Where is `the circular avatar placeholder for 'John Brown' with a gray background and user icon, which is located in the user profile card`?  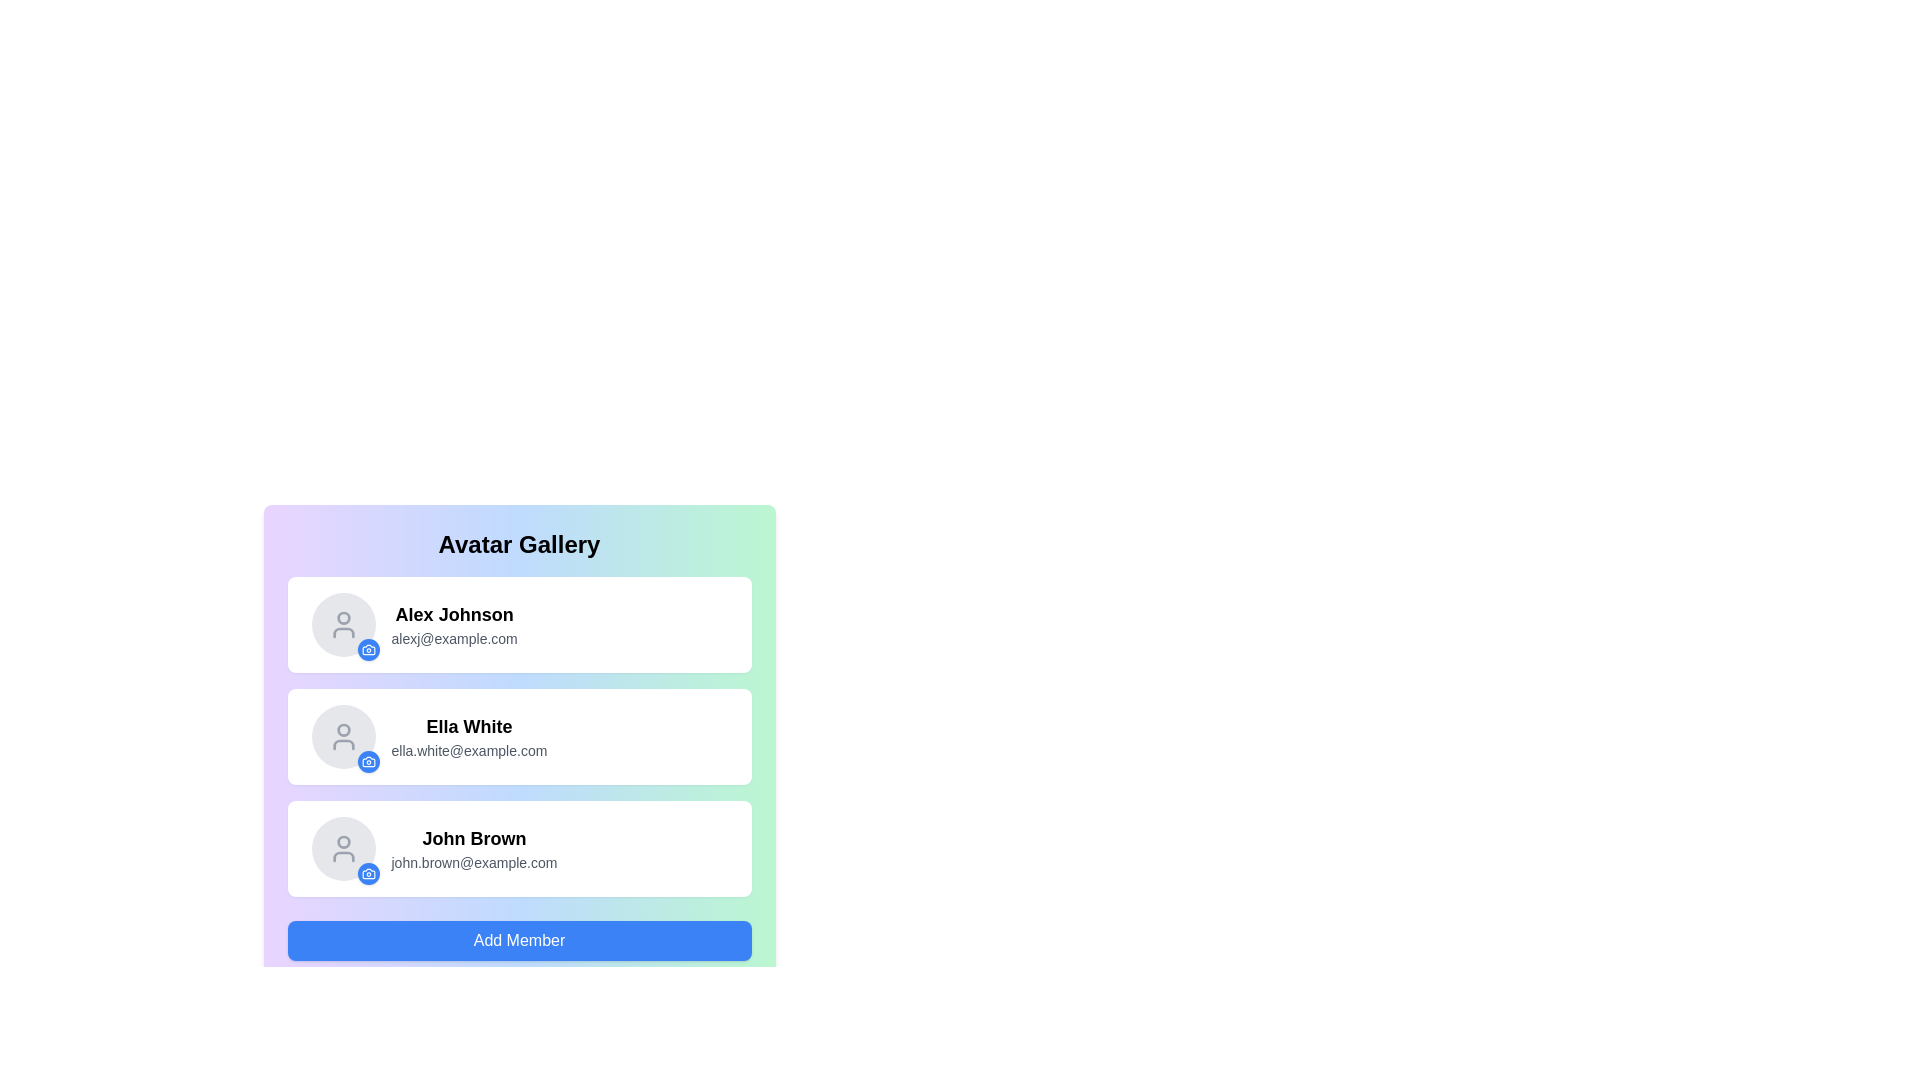
the circular avatar placeholder for 'John Brown' with a gray background and user icon, which is located in the user profile card is located at coordinates (343, 848).